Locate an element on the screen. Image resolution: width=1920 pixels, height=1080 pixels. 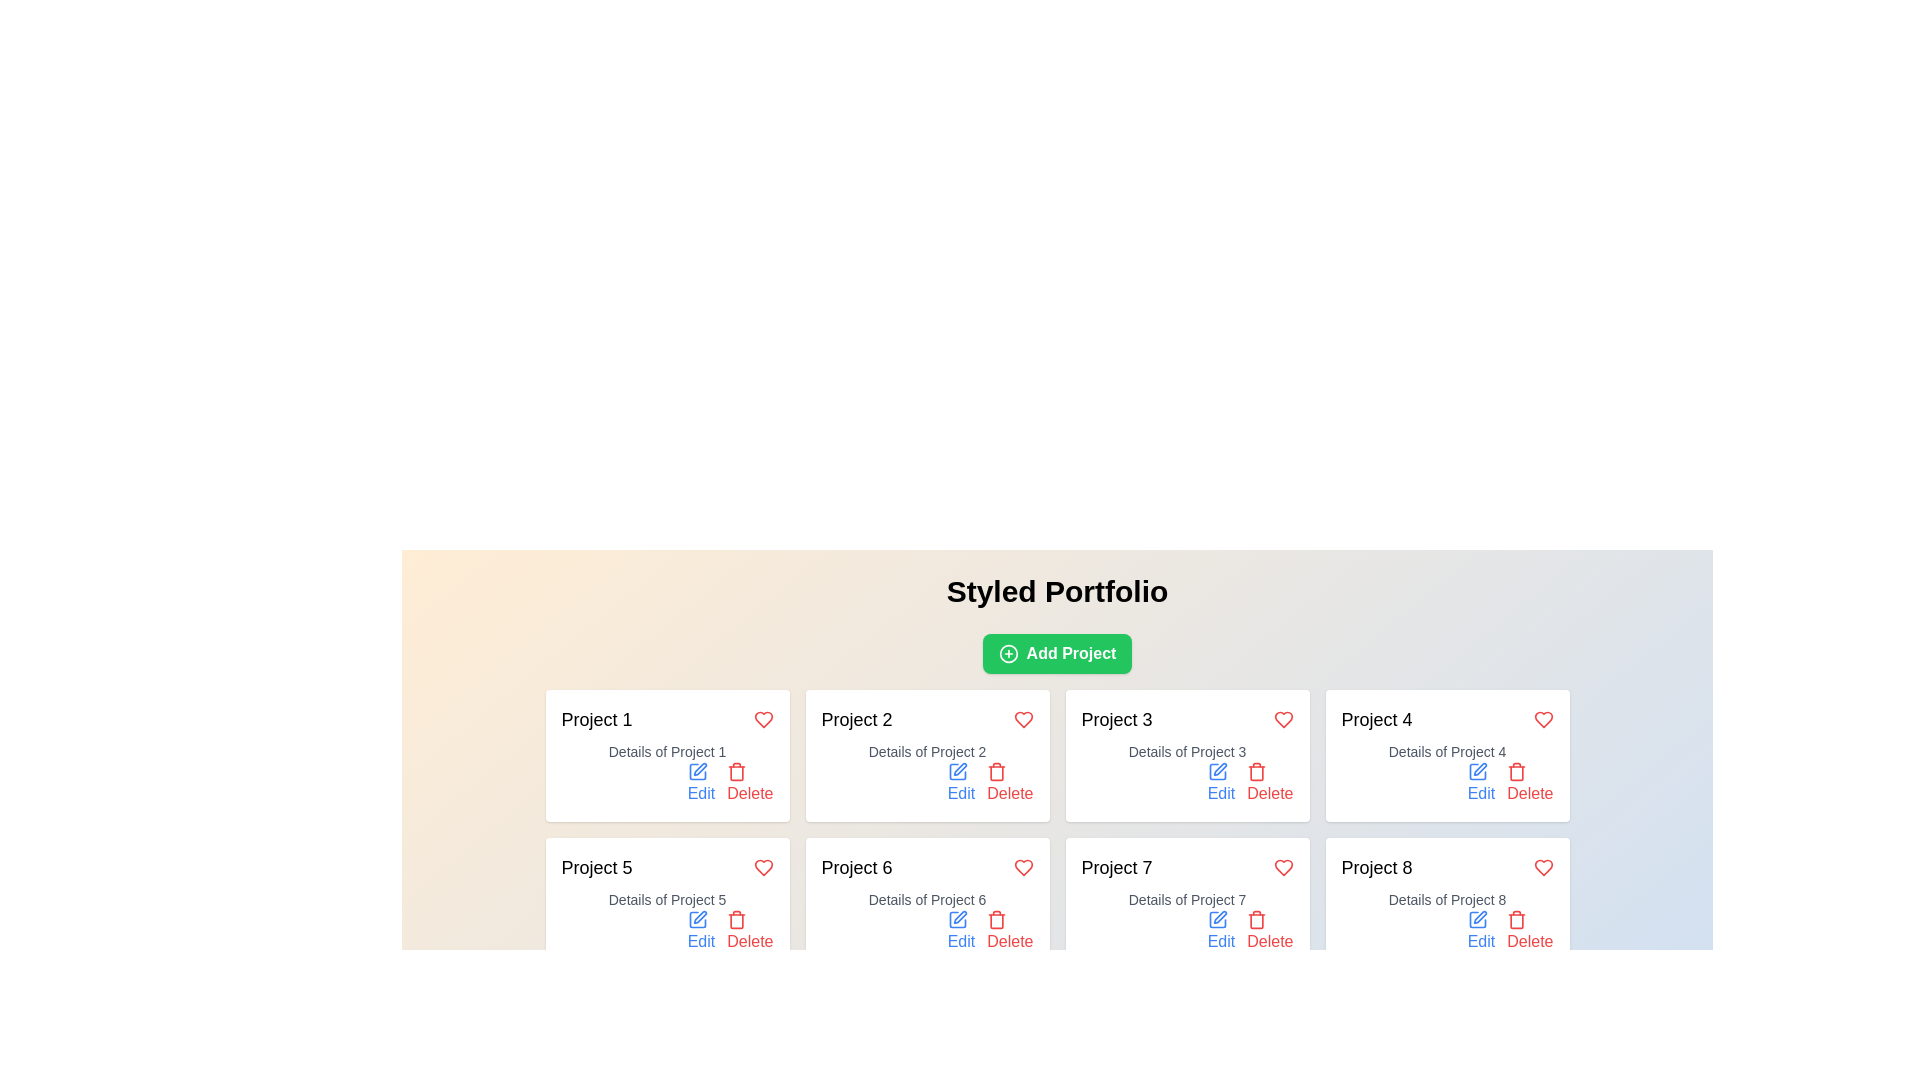
the heart-shaped interactive icon located at the far right of 'Project 5' to mark or unmark the project as a favorite is located at coordinates (762, 866).